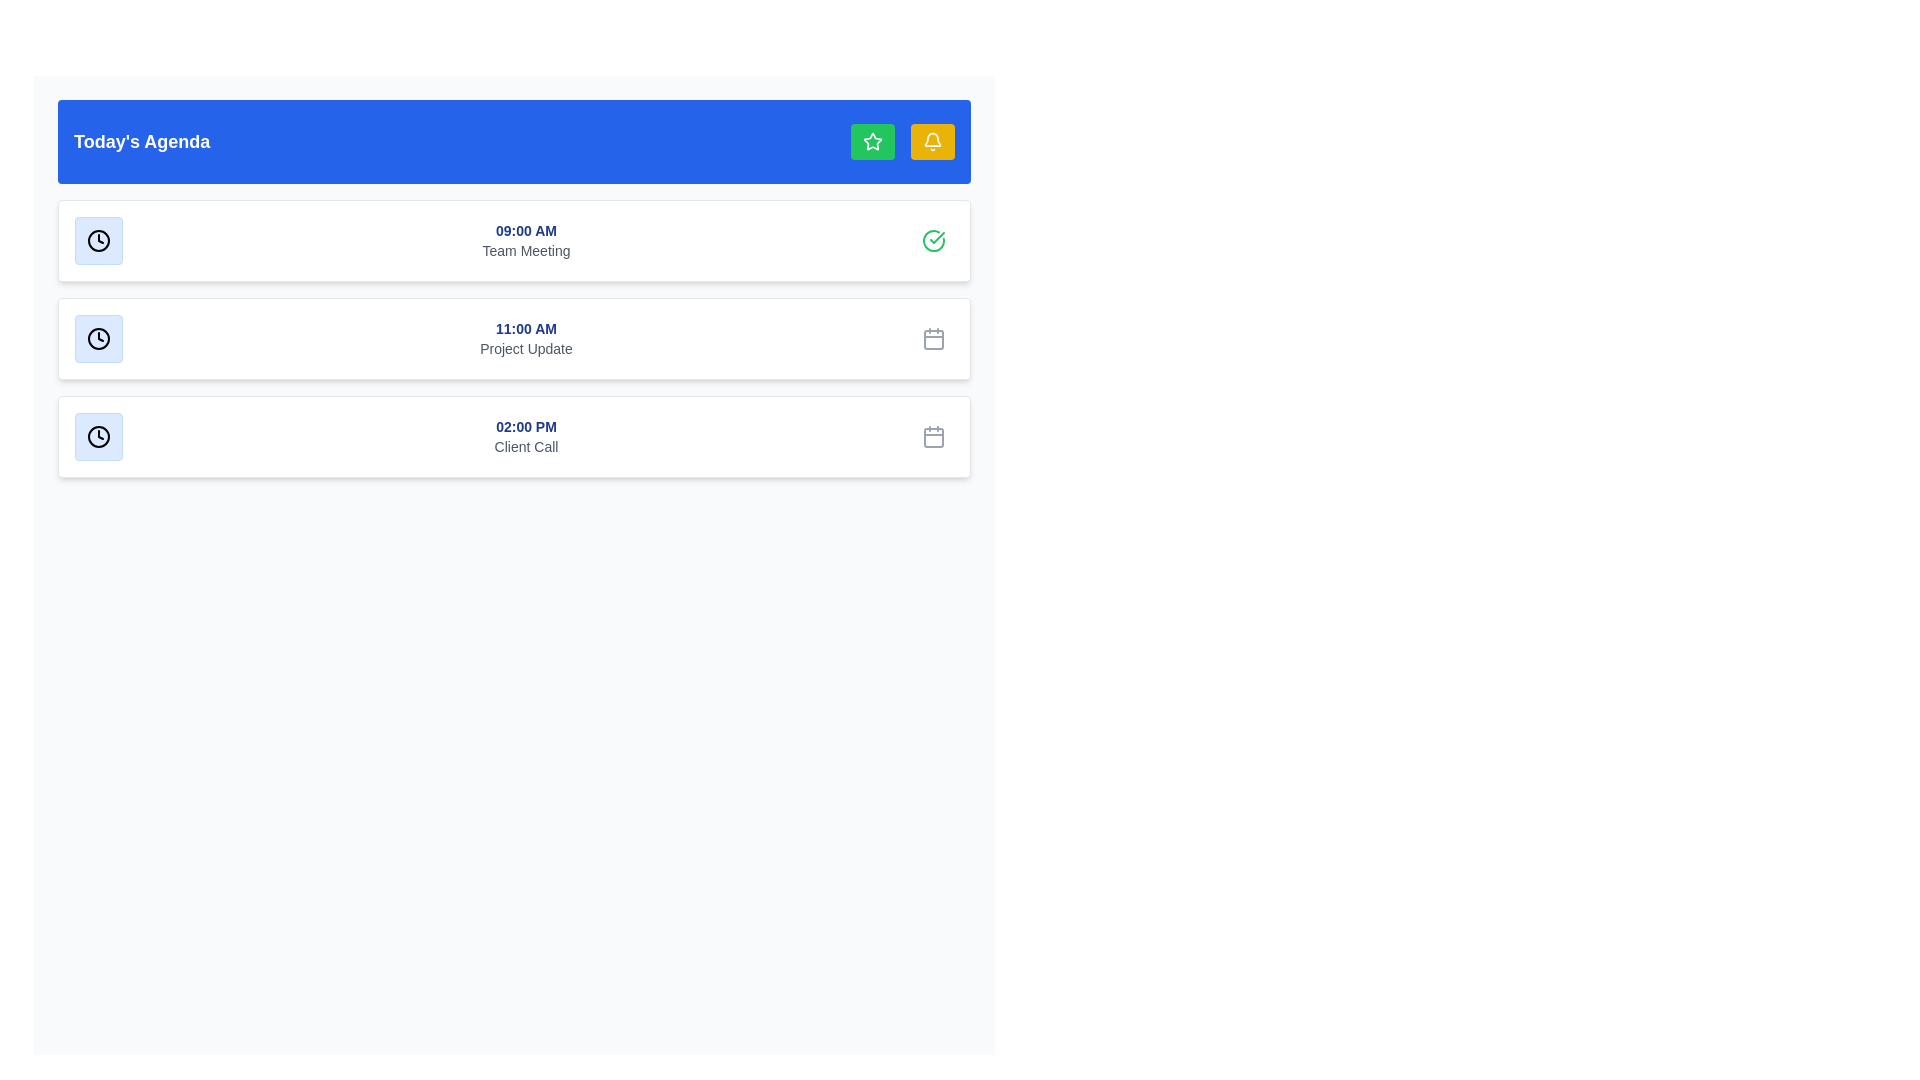 Image resolution: width=1920 pixels, height=1080 pixels. Describe the element at coordinates (933, 437) in the screenshot. I see `the calendar icon located at the bottom-right corner of the 'Client Call' row within the agenda layout` at that location.